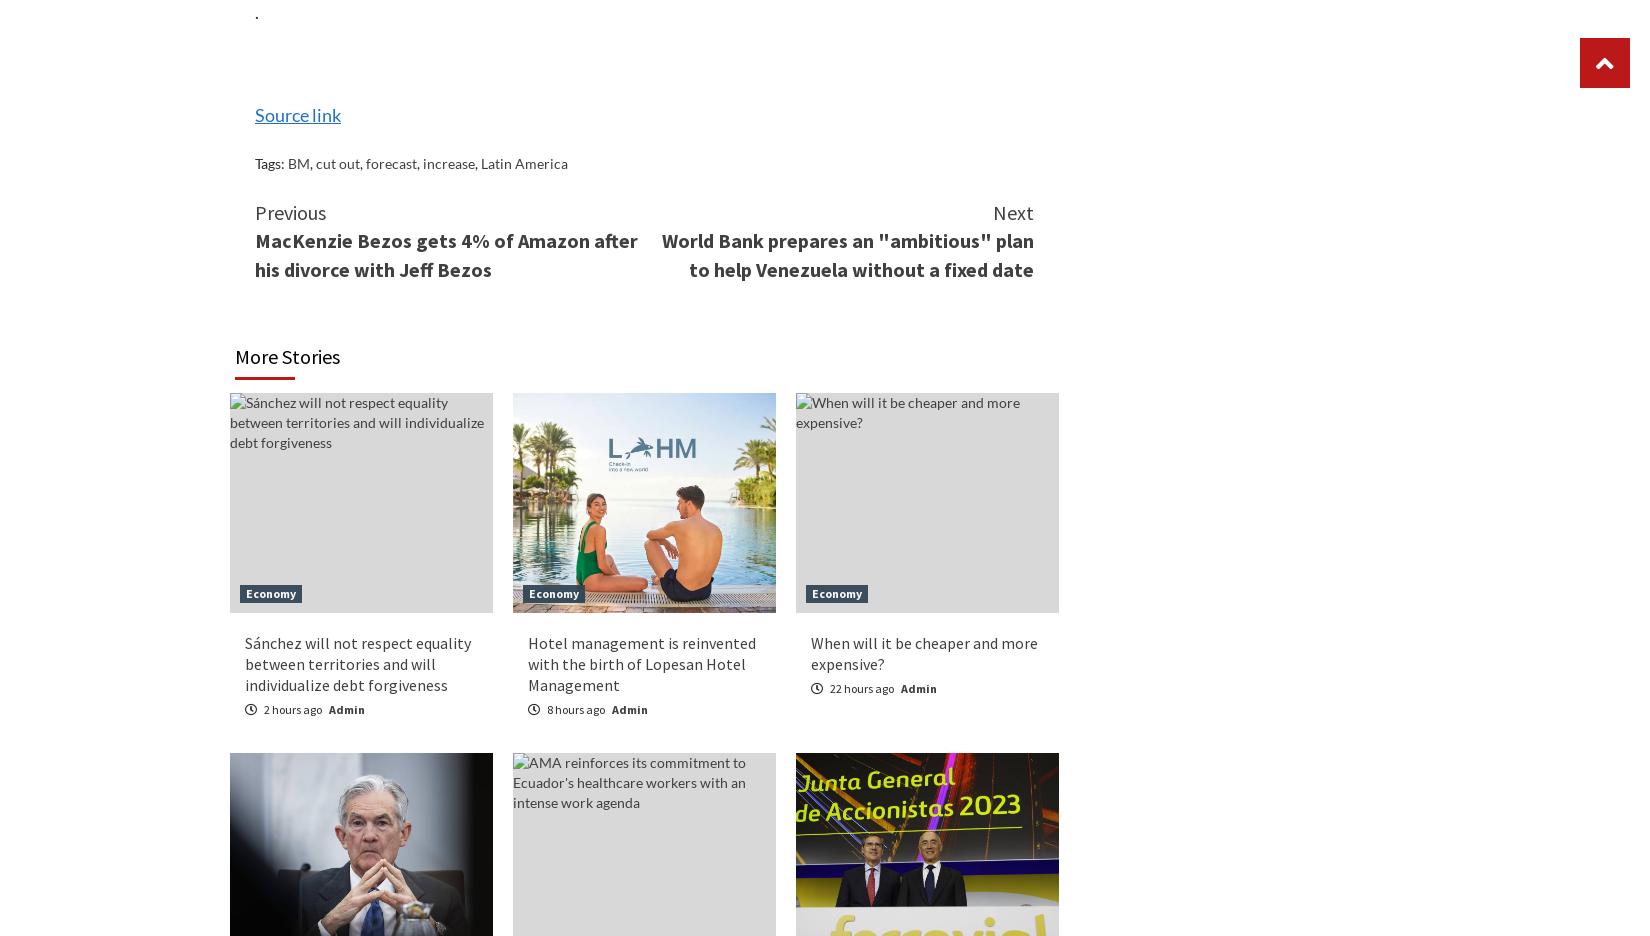 This screenshot has width=1650, height=936. Describe the element at coordinates (257, 10) in the screenshot. I see `'.'` at that location.